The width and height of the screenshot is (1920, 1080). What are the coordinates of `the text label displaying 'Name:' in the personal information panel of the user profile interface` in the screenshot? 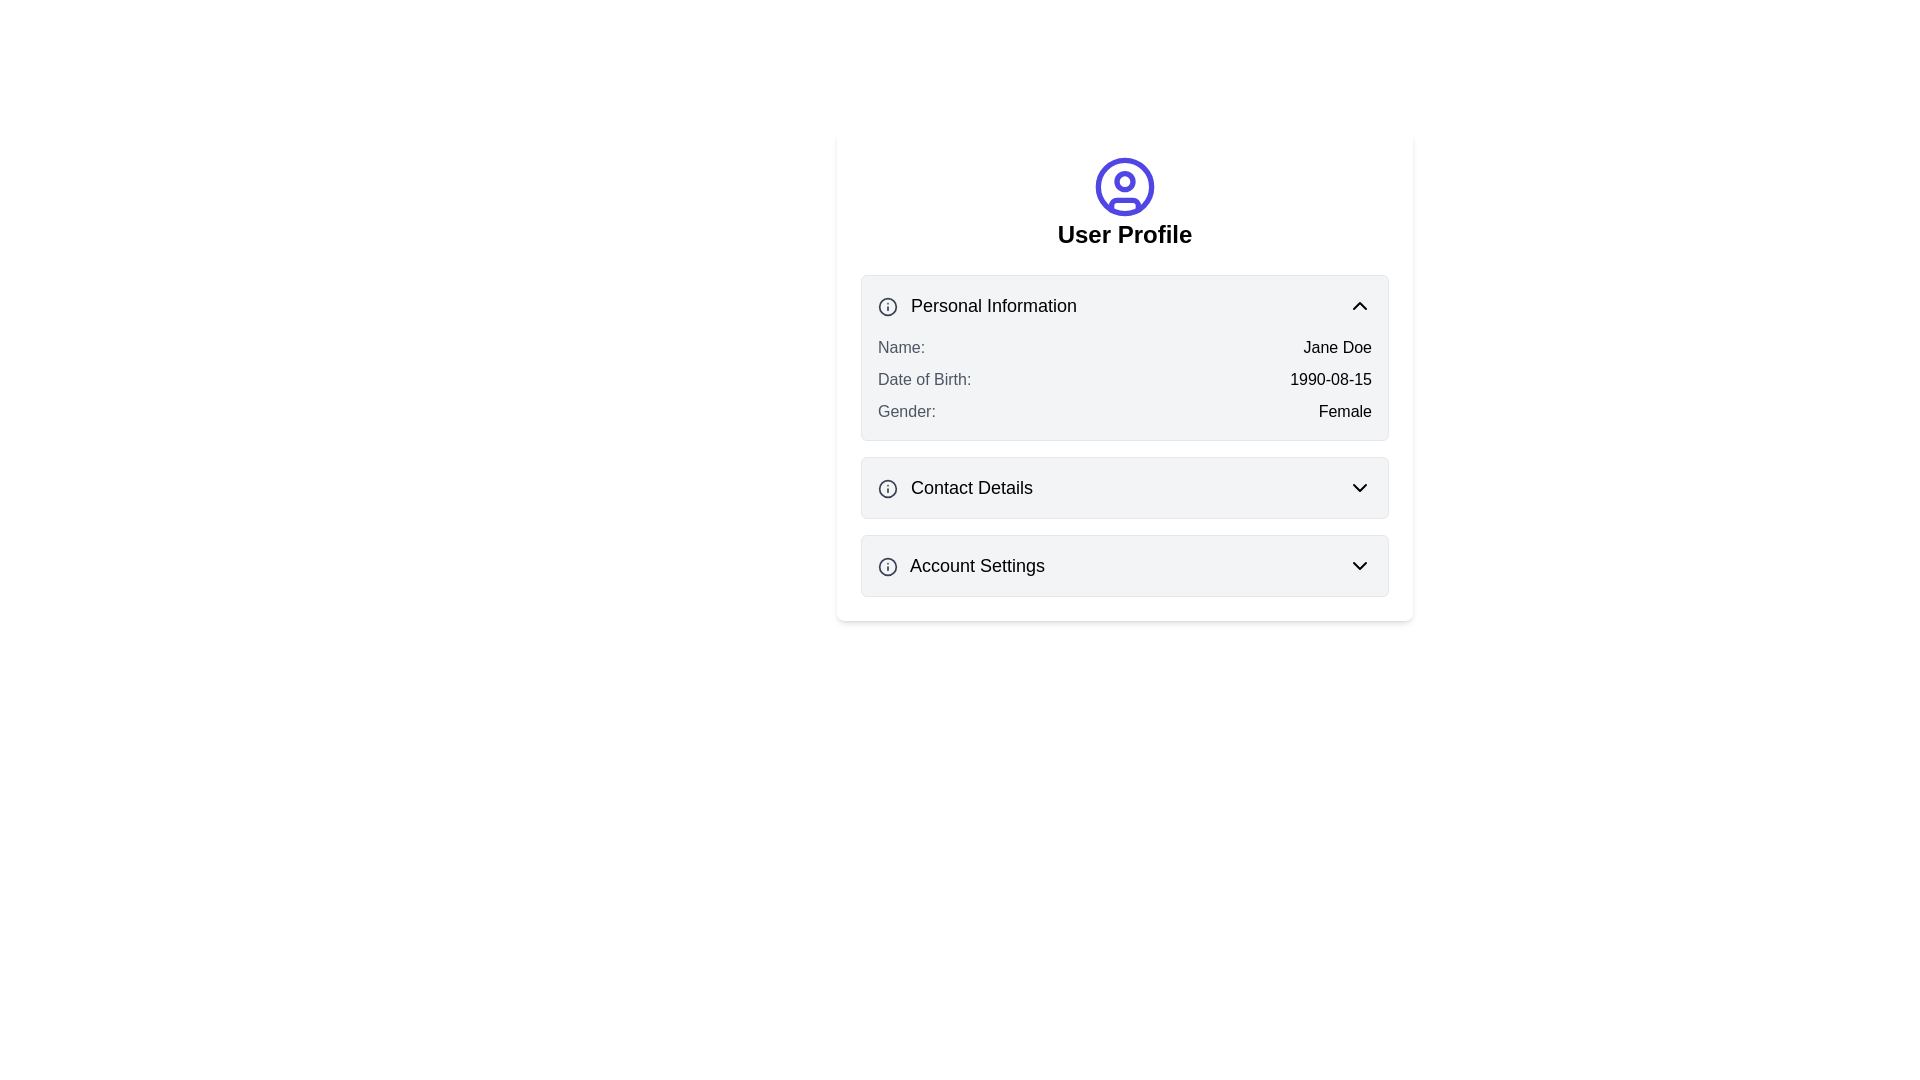 It's located at (900, 346).